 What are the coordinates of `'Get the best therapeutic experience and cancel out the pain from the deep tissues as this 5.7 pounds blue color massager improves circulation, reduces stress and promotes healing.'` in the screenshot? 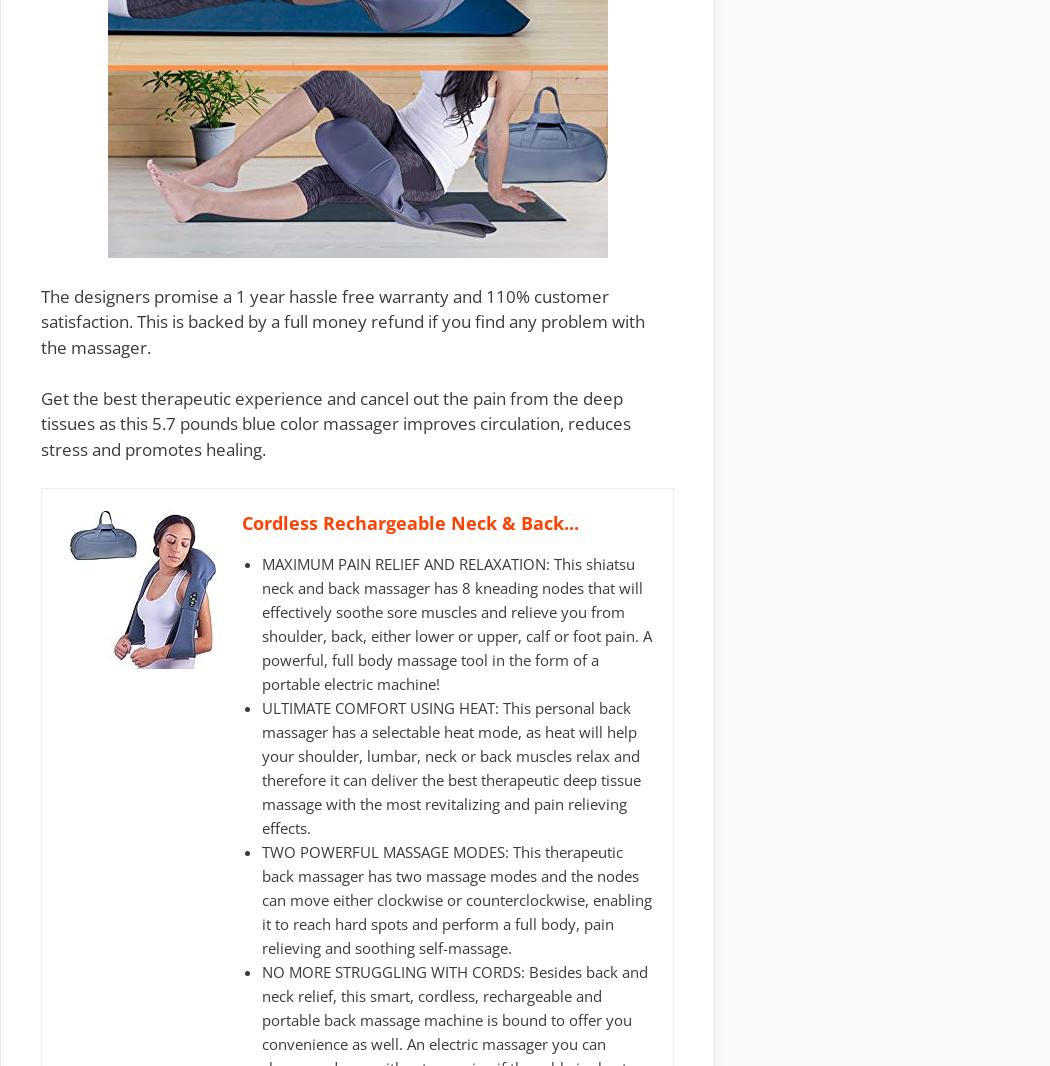 It's located at (336, 422).